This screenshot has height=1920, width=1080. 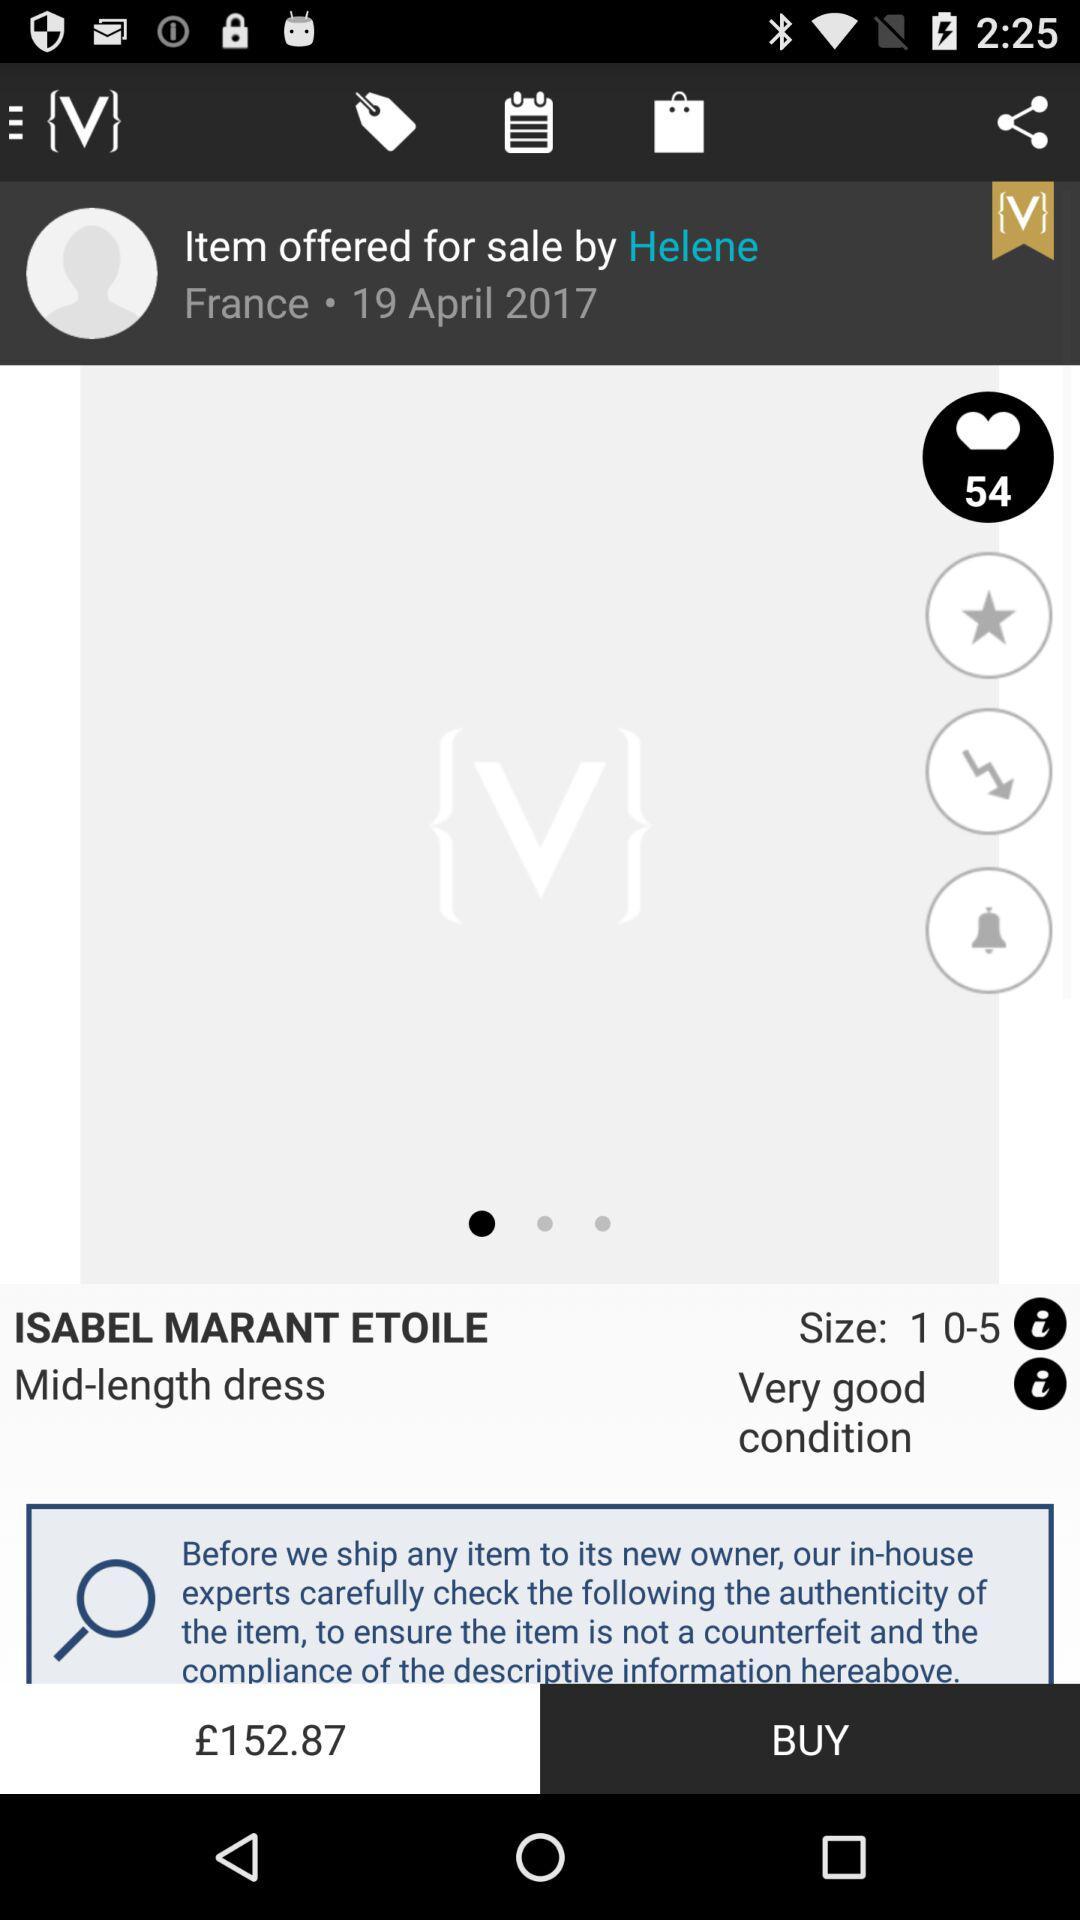 I want to click on the notifications icon, so click(x=987, y=994).